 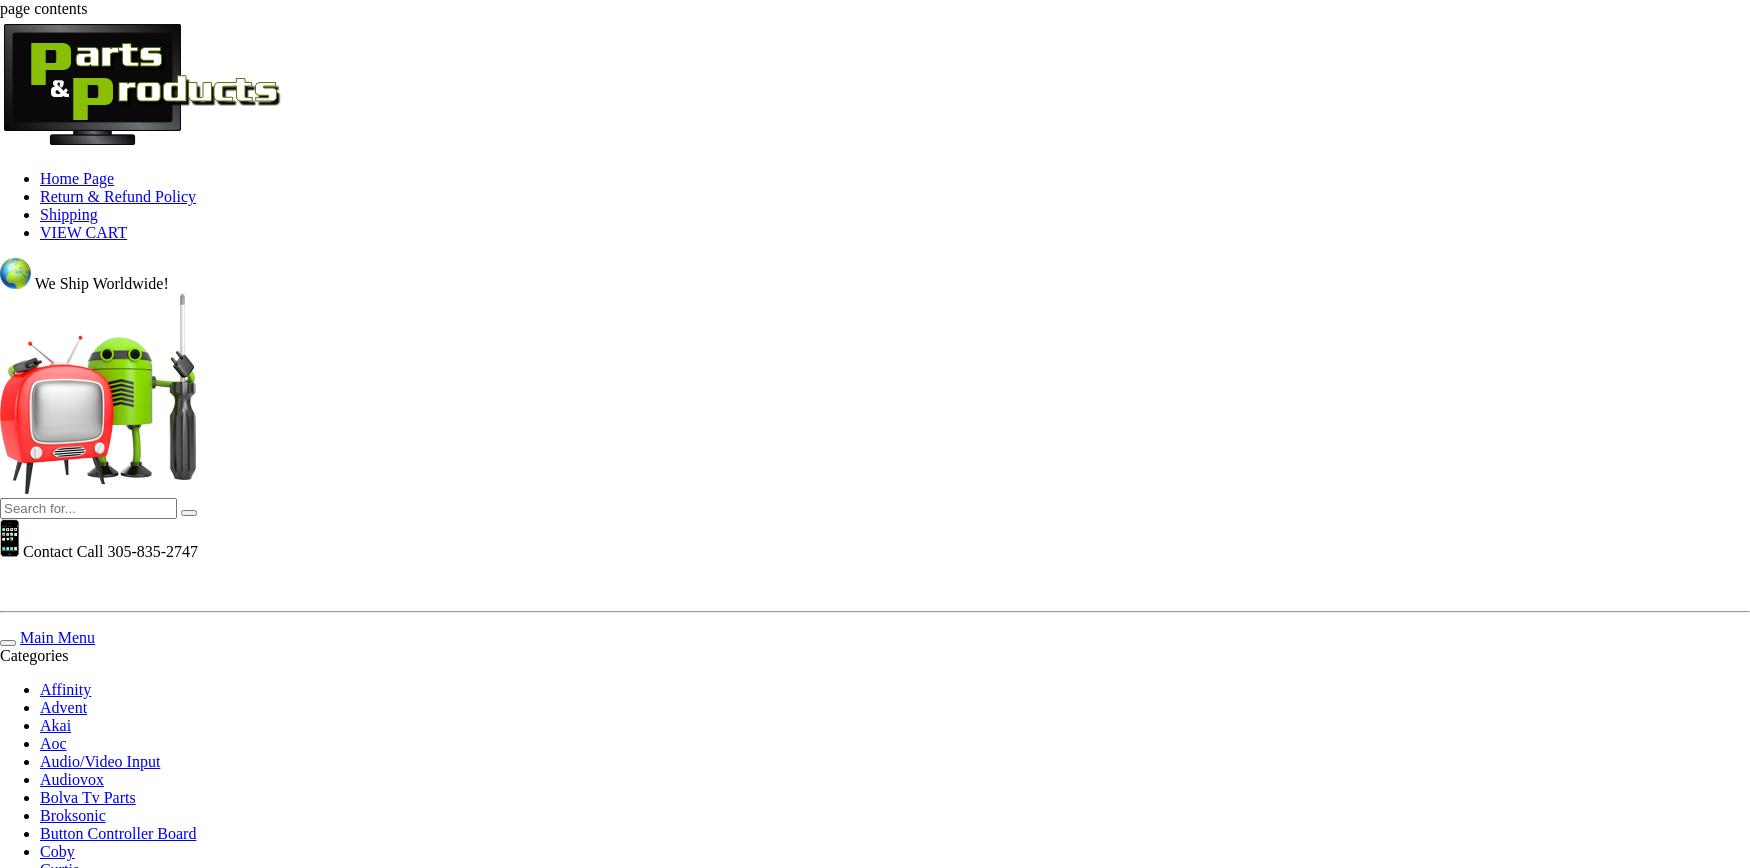 I want to click on 'Get 10% off', so click(x=45, y=570).